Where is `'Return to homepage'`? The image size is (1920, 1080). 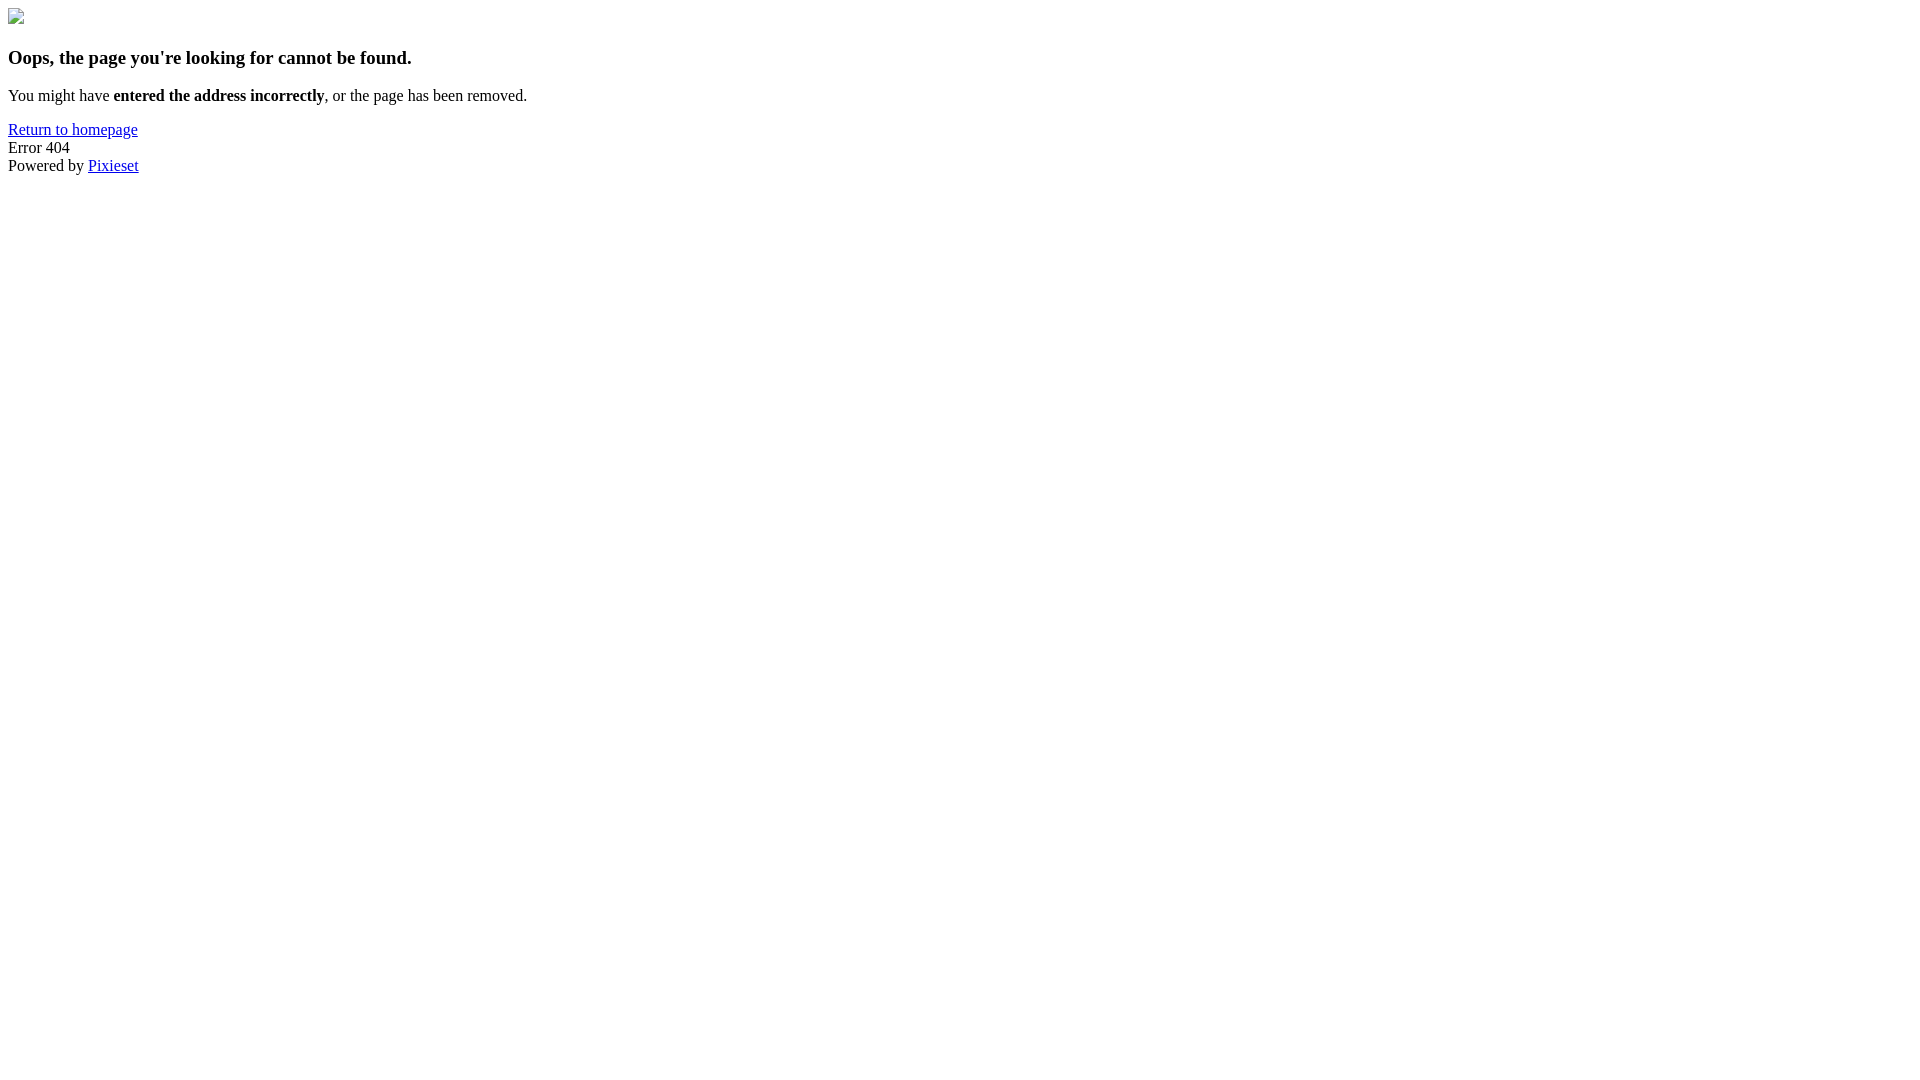
'Return to homepage' is located at coordinates (72, 129).